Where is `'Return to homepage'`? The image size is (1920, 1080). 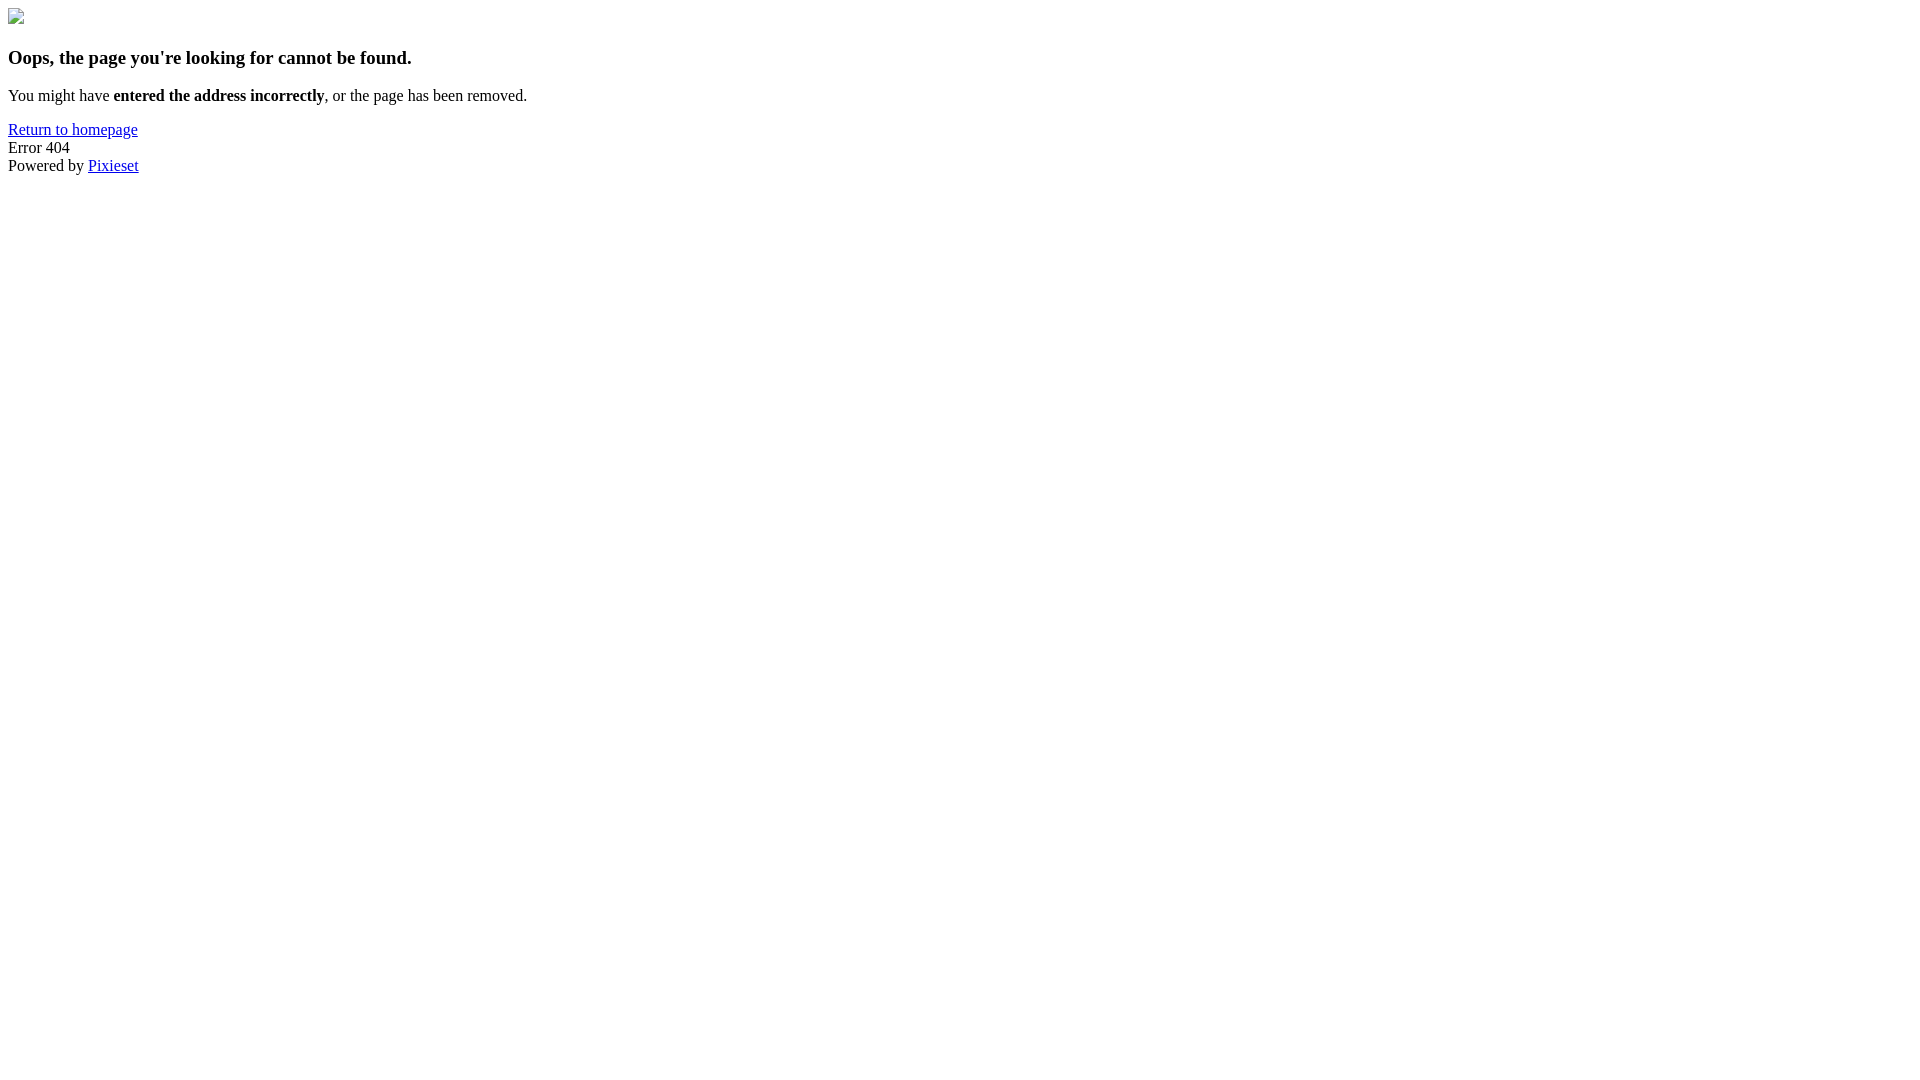
'Return to homepage' is located at coordinates (72, 129).